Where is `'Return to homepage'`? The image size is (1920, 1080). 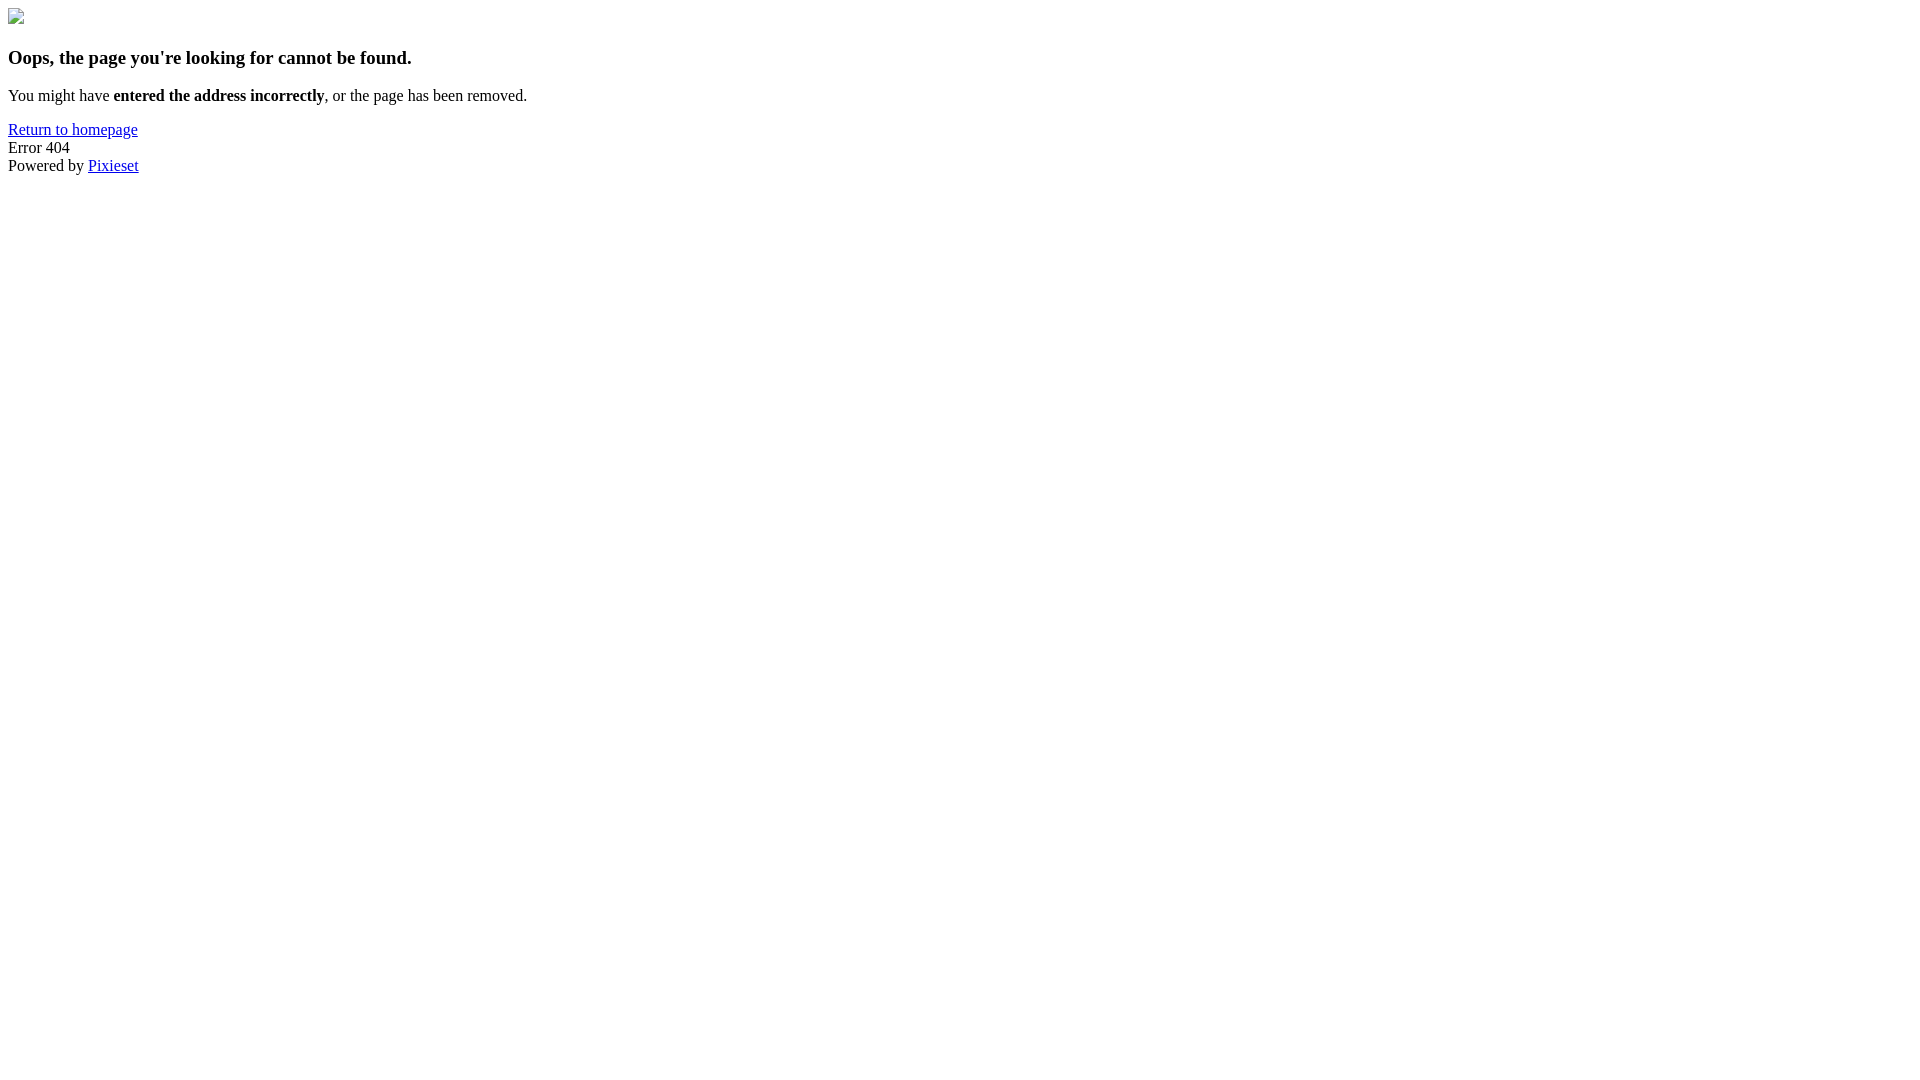
'Return to homepage' is located at coordinates (72, 129).